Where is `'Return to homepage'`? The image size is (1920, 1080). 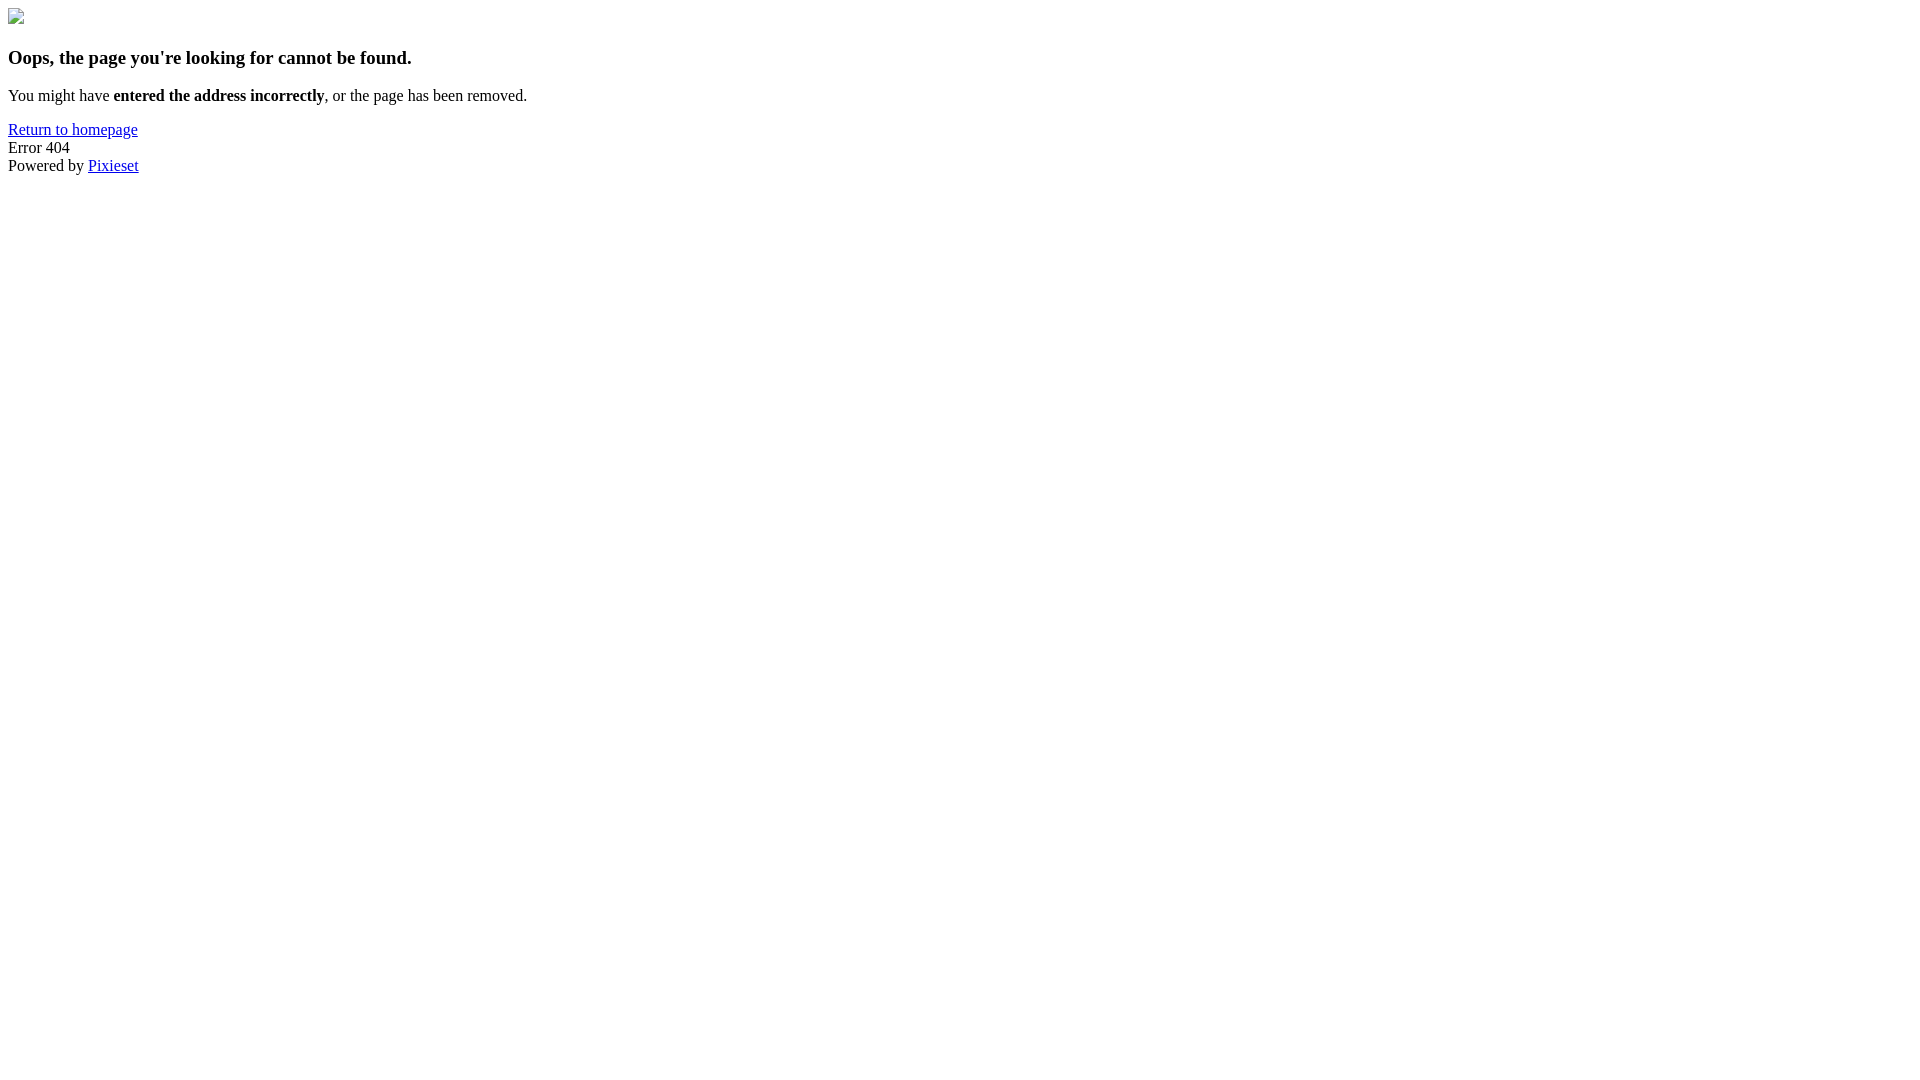
'Return to homepage' is located at coordinates (72, 129).